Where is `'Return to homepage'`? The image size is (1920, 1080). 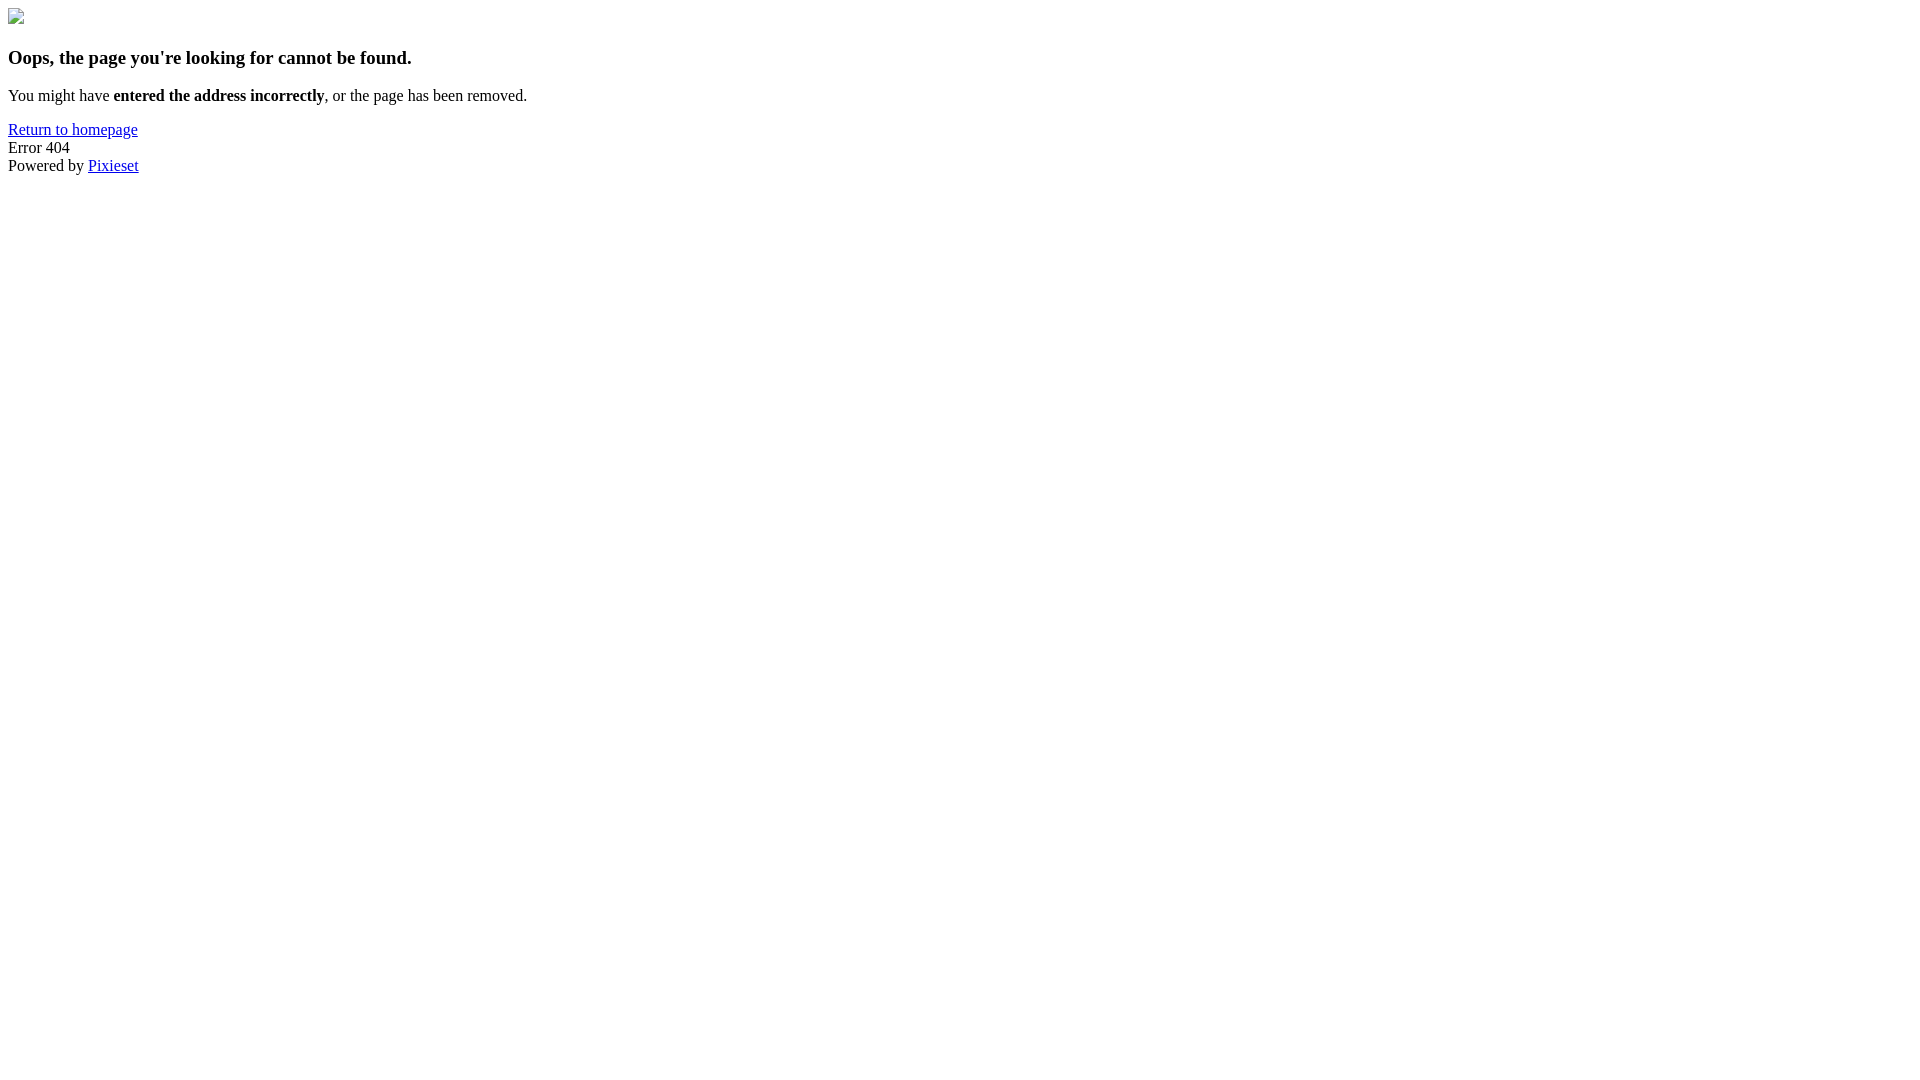
'Return to homepage' is located at coordinates (72, 129).